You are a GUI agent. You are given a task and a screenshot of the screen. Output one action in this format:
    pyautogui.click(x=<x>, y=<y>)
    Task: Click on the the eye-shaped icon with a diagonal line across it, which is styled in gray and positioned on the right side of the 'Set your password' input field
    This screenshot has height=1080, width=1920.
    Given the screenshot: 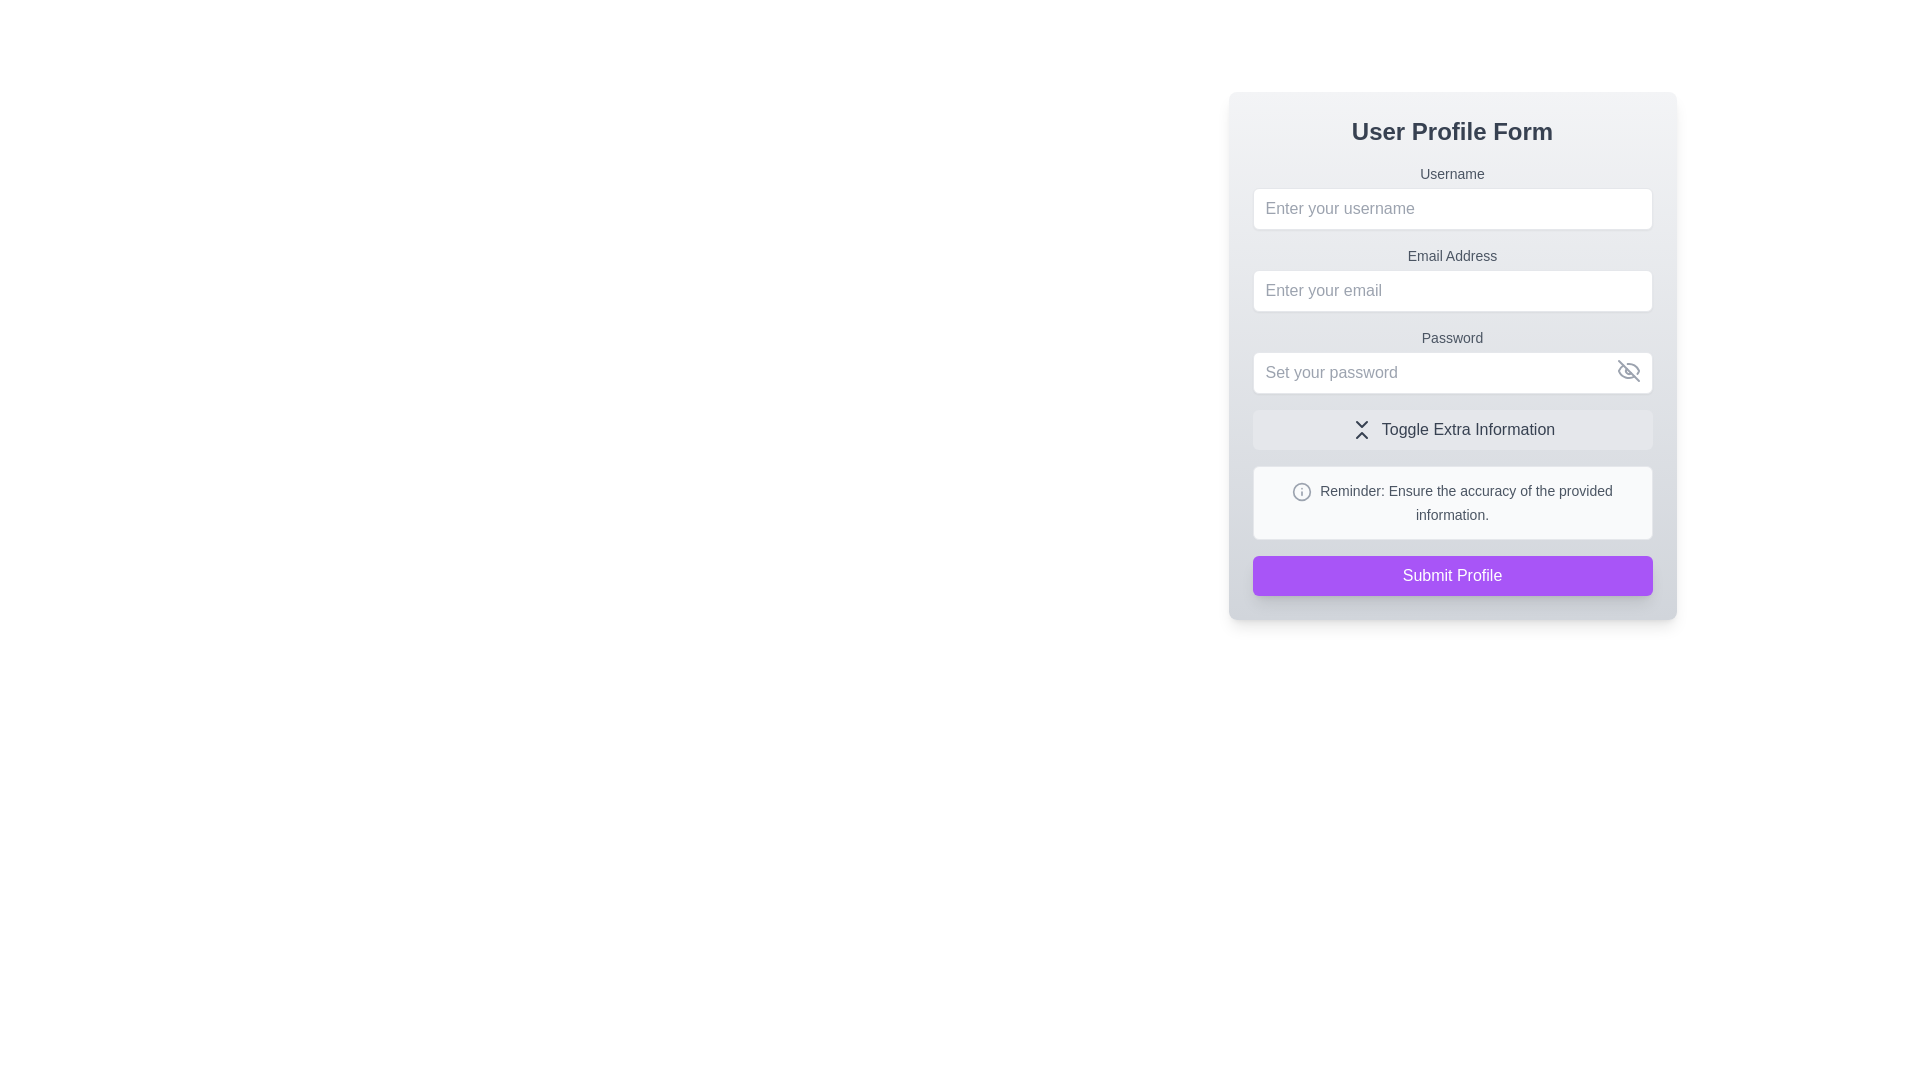 What is the action you would take?
    pyautogui.click(x=1628, y=370)
    